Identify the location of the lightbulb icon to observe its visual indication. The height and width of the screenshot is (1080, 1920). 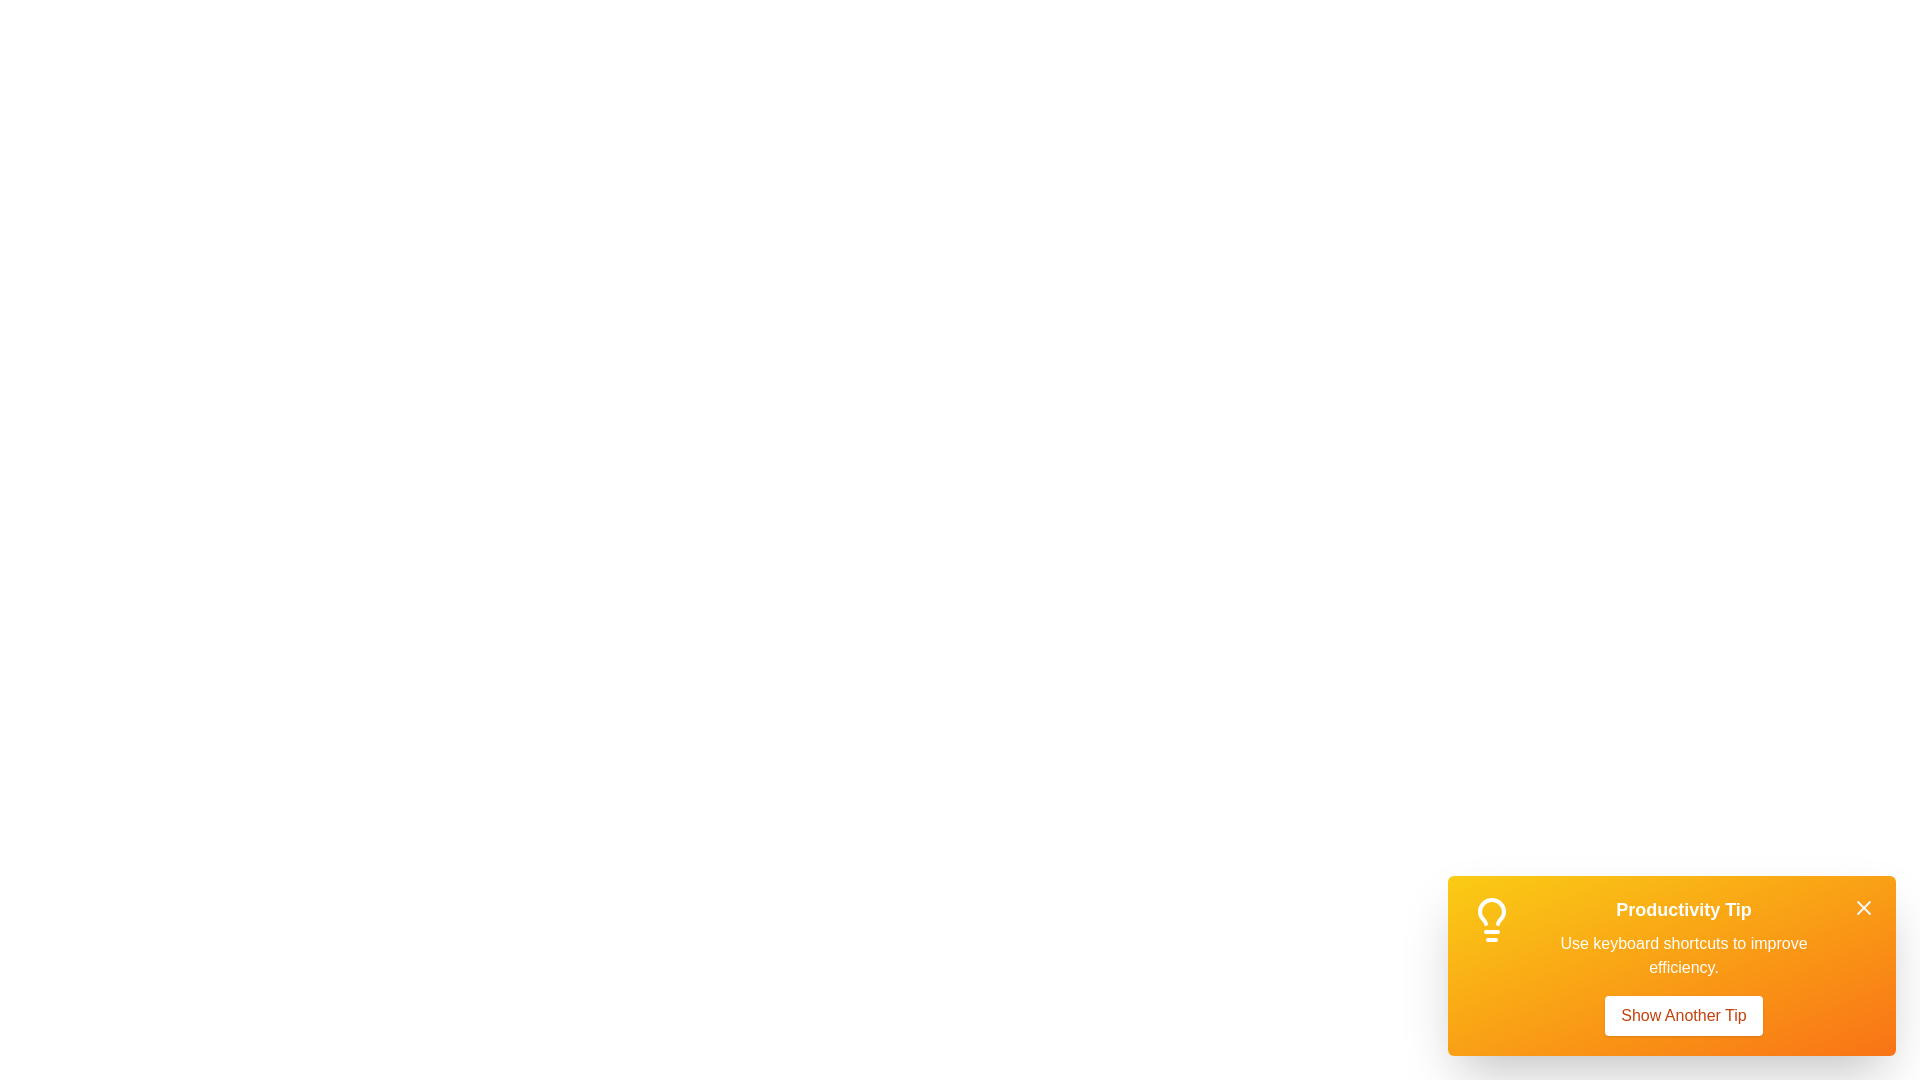
(1492, 920).